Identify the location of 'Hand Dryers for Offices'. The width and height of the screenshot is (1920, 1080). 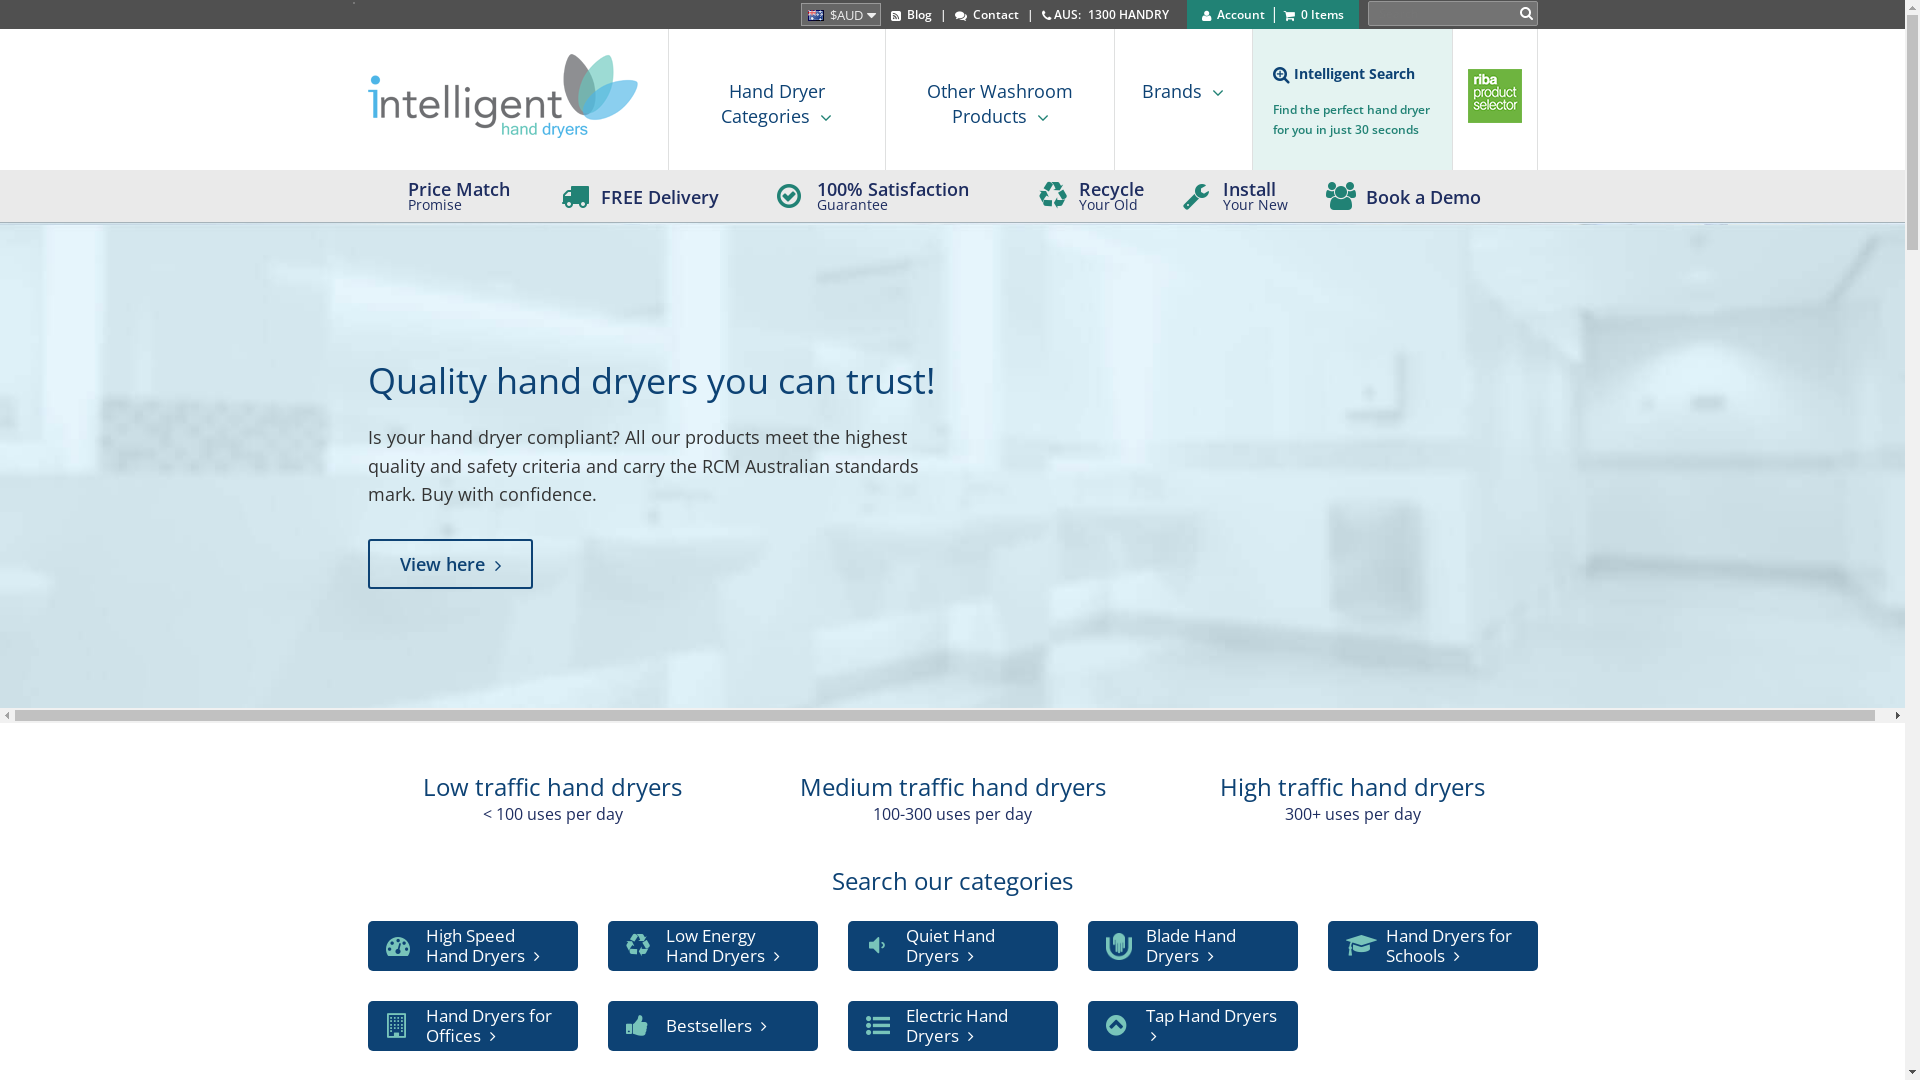
(472, 1026).